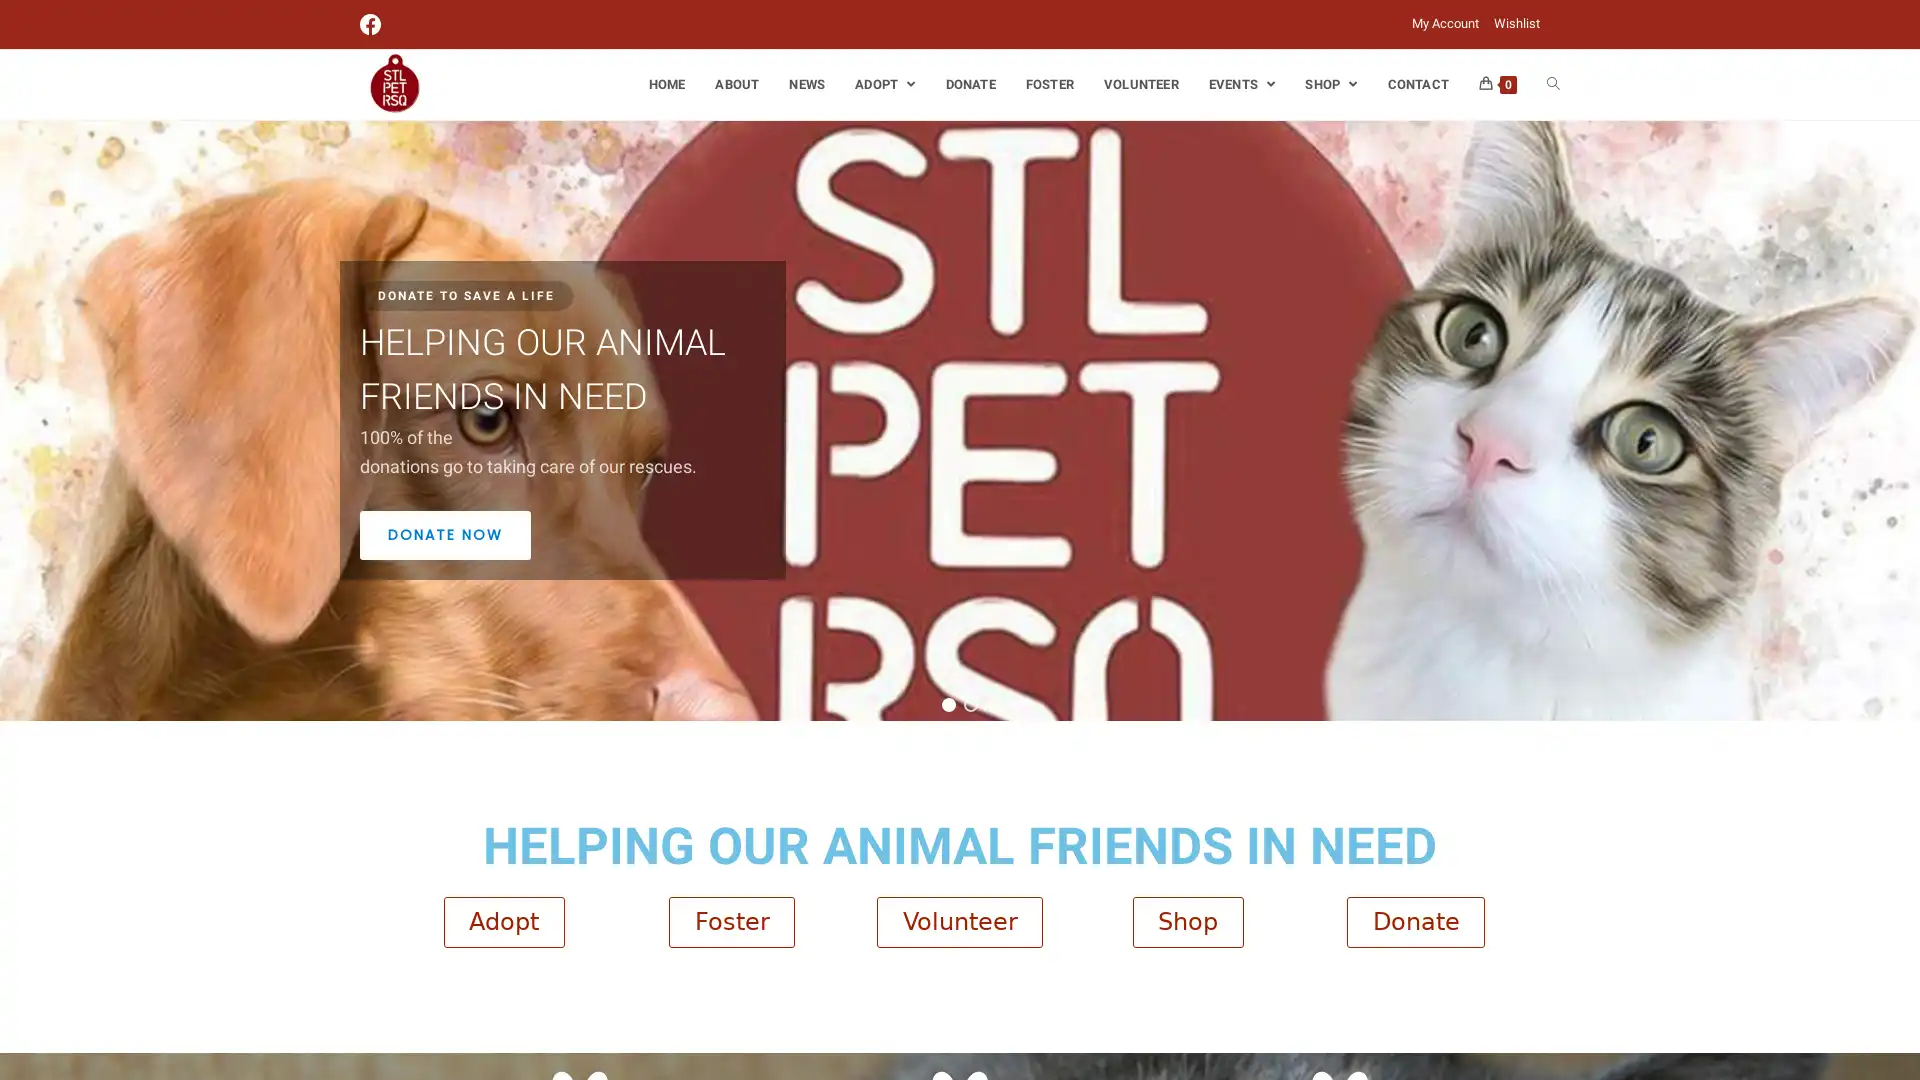  I want to click on Volunteer, so click(960, 921).